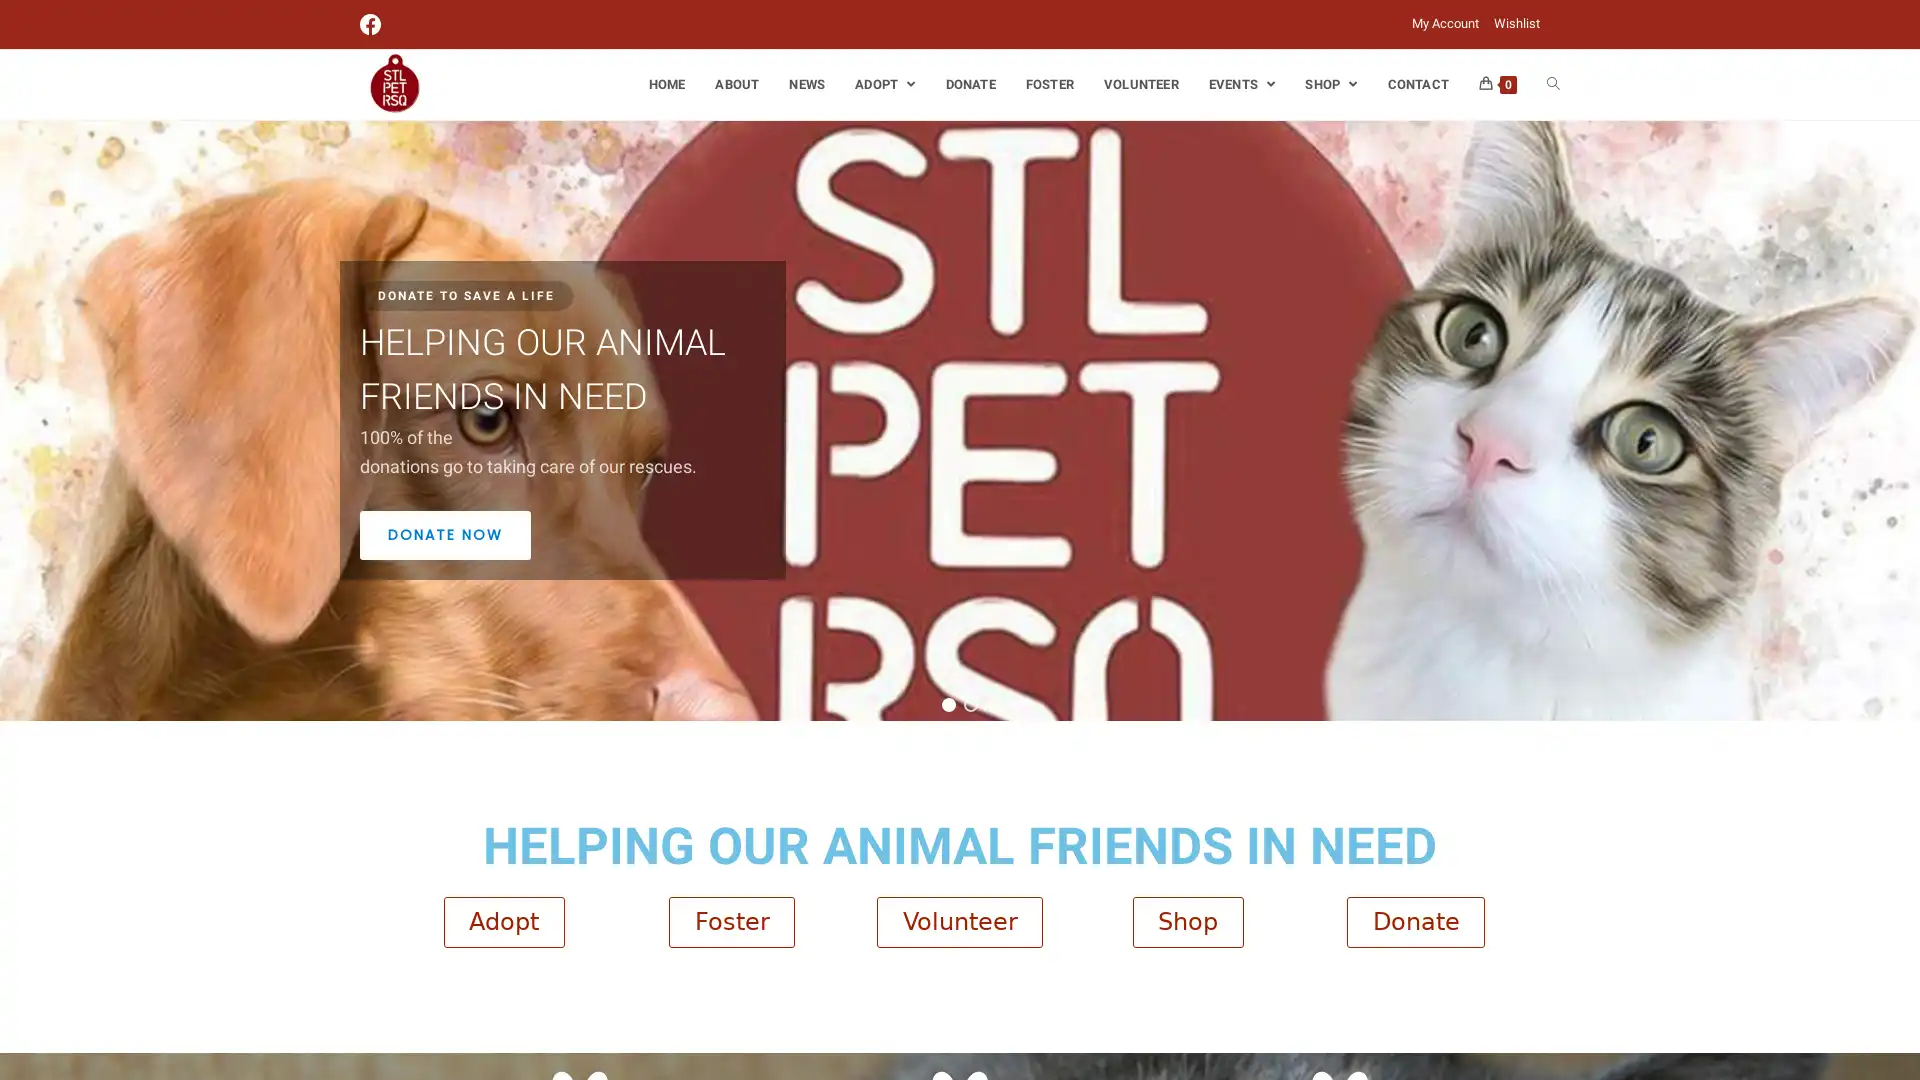  I want to click on Volunteer, so click(960, 921).